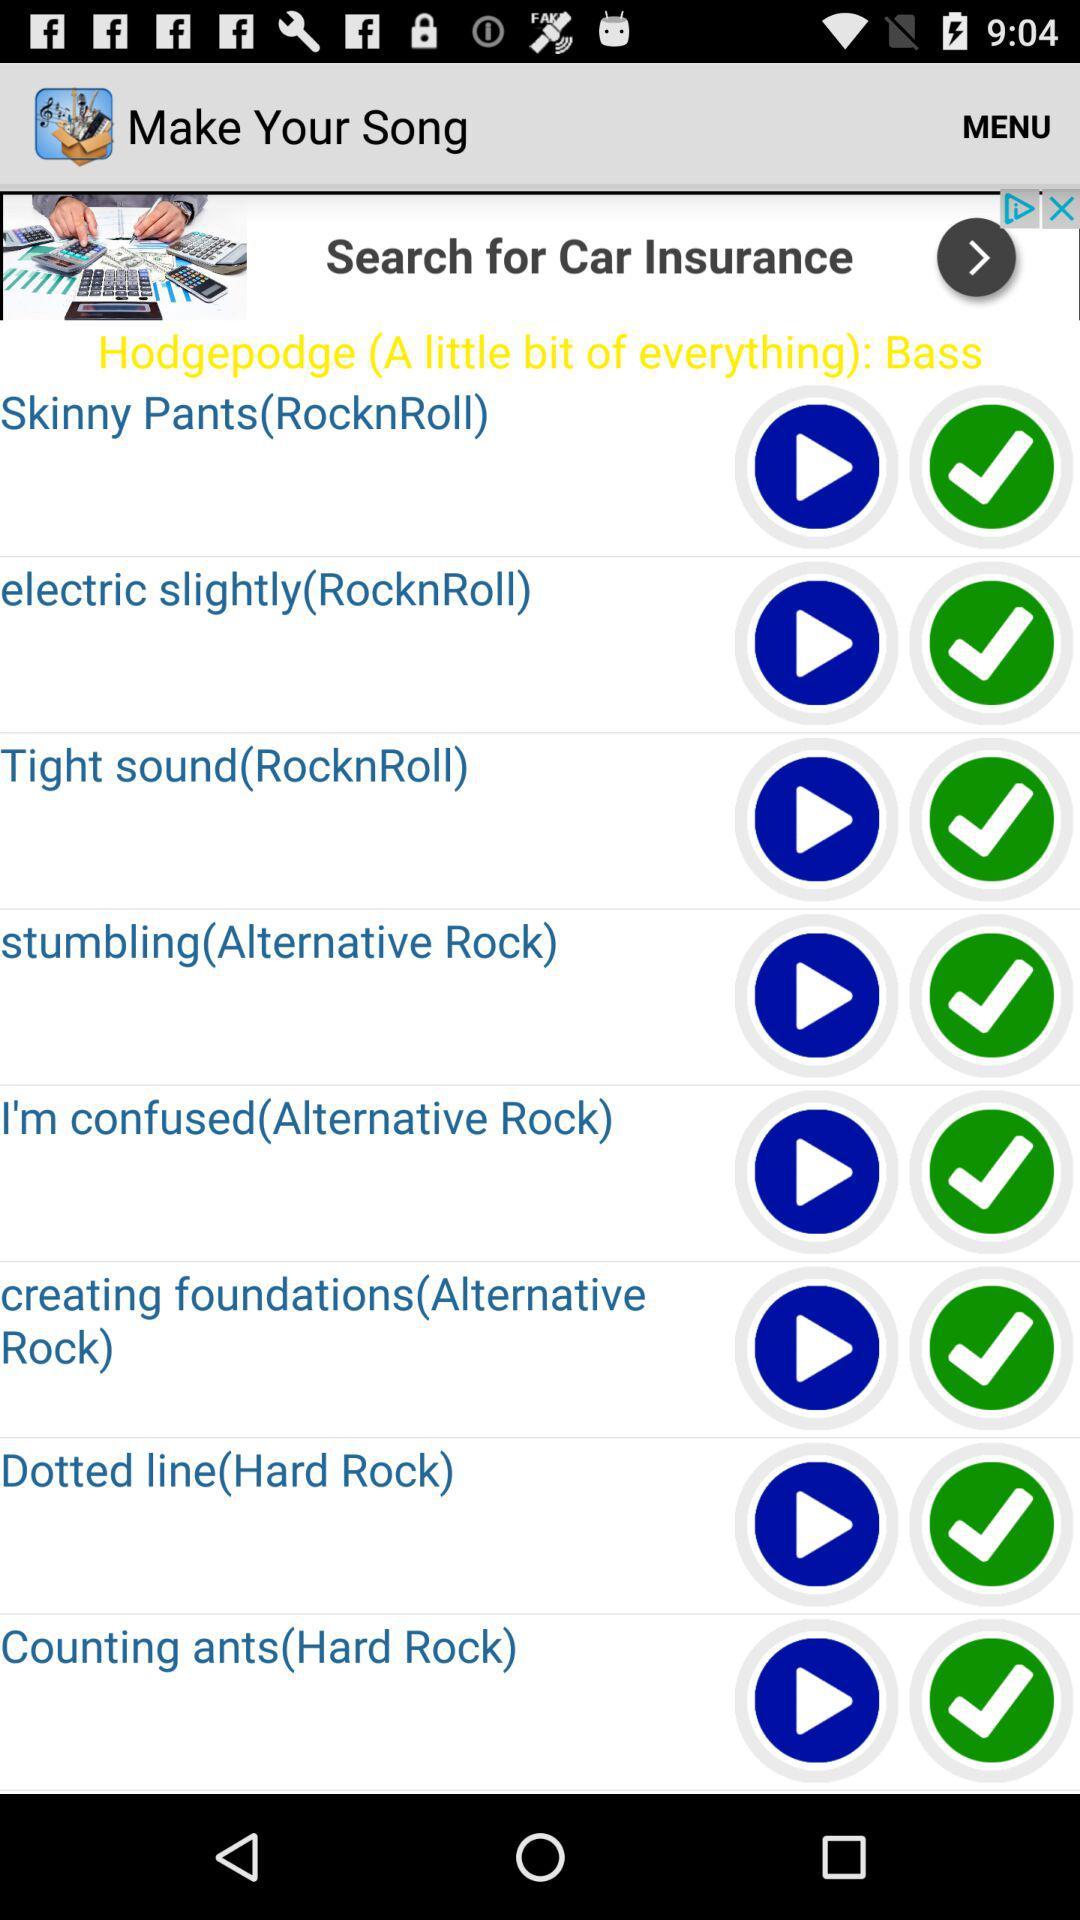 Image resolution: width=1080 pixels, height=1920 pixels. What do you see at coordinates (817, 820) in the screenshot?
I see `the media file` at bounding box center [817, 820].